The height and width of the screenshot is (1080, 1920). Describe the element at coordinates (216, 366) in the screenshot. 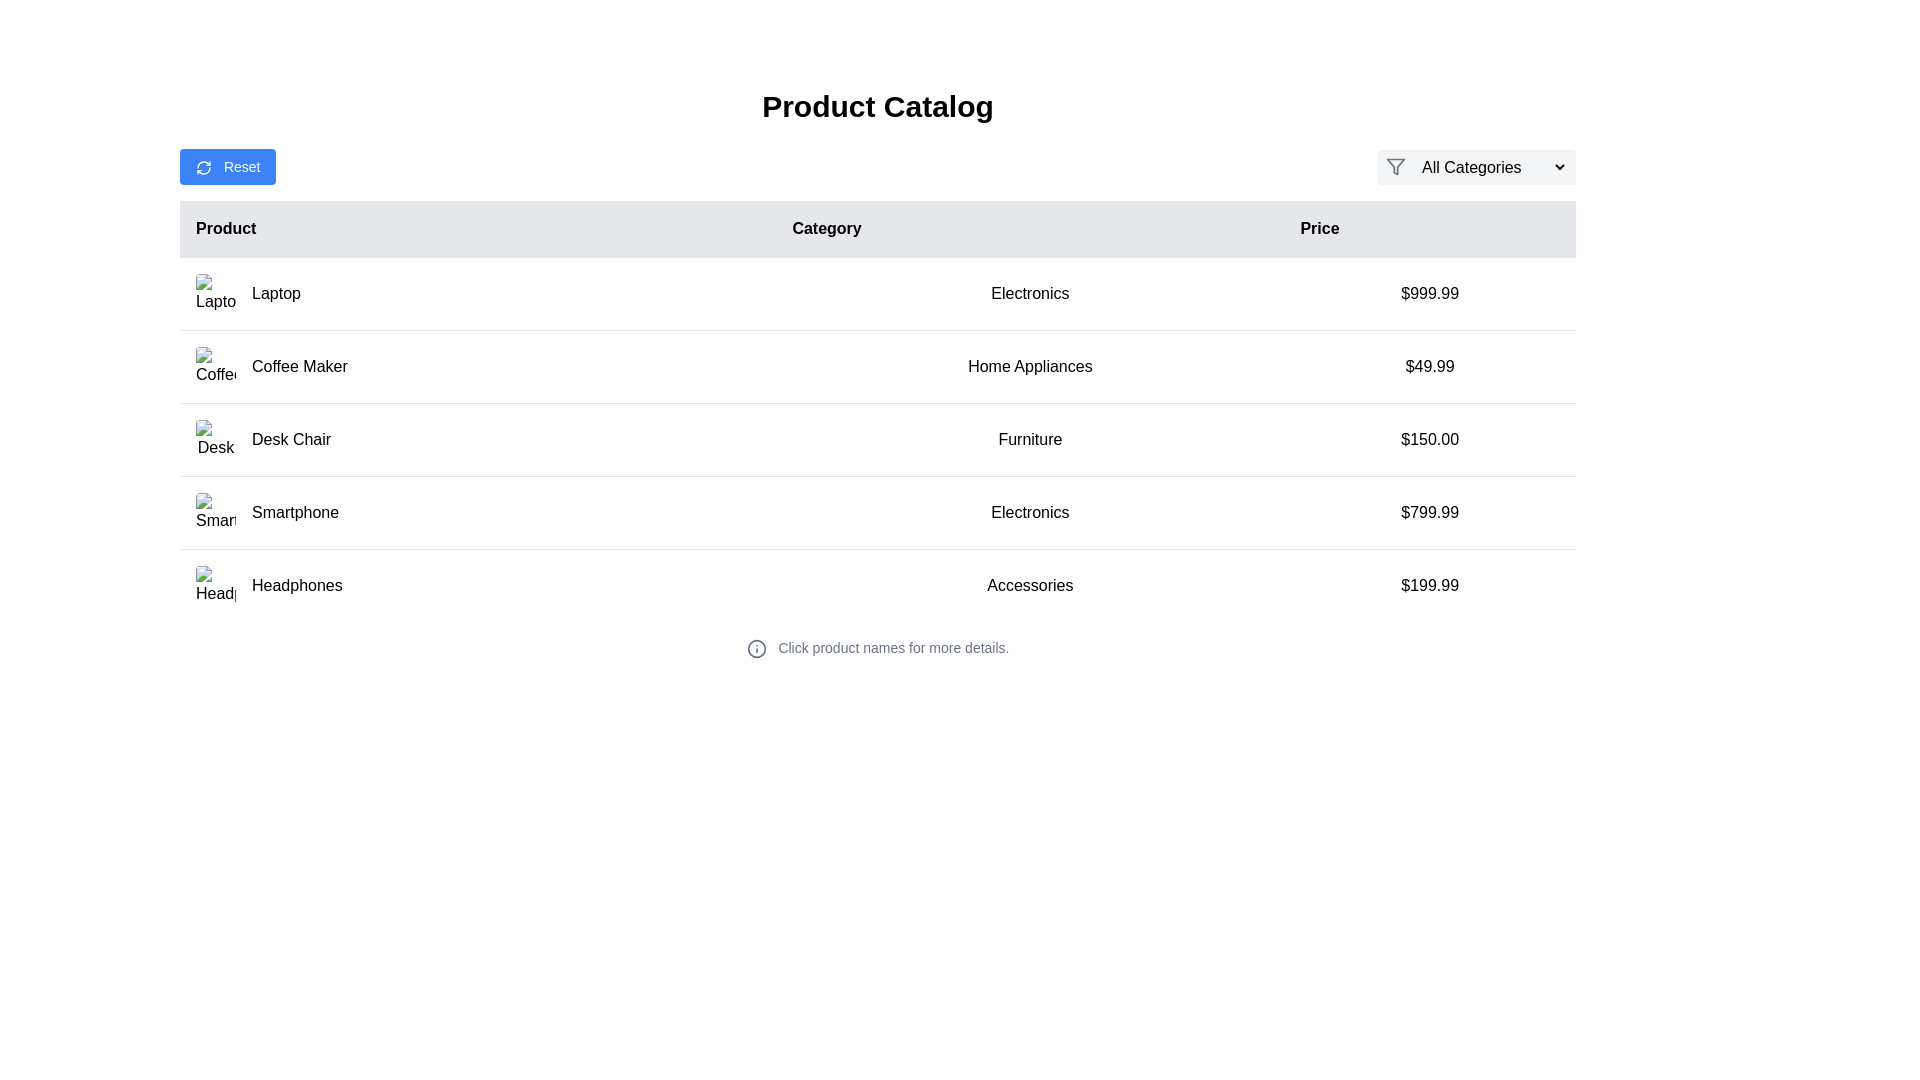

I see `the static image thumbnail representing the Coffee Maker product, located in the second row of the product list, immediately to the left of the text 'Coffee Maker'` at that location.